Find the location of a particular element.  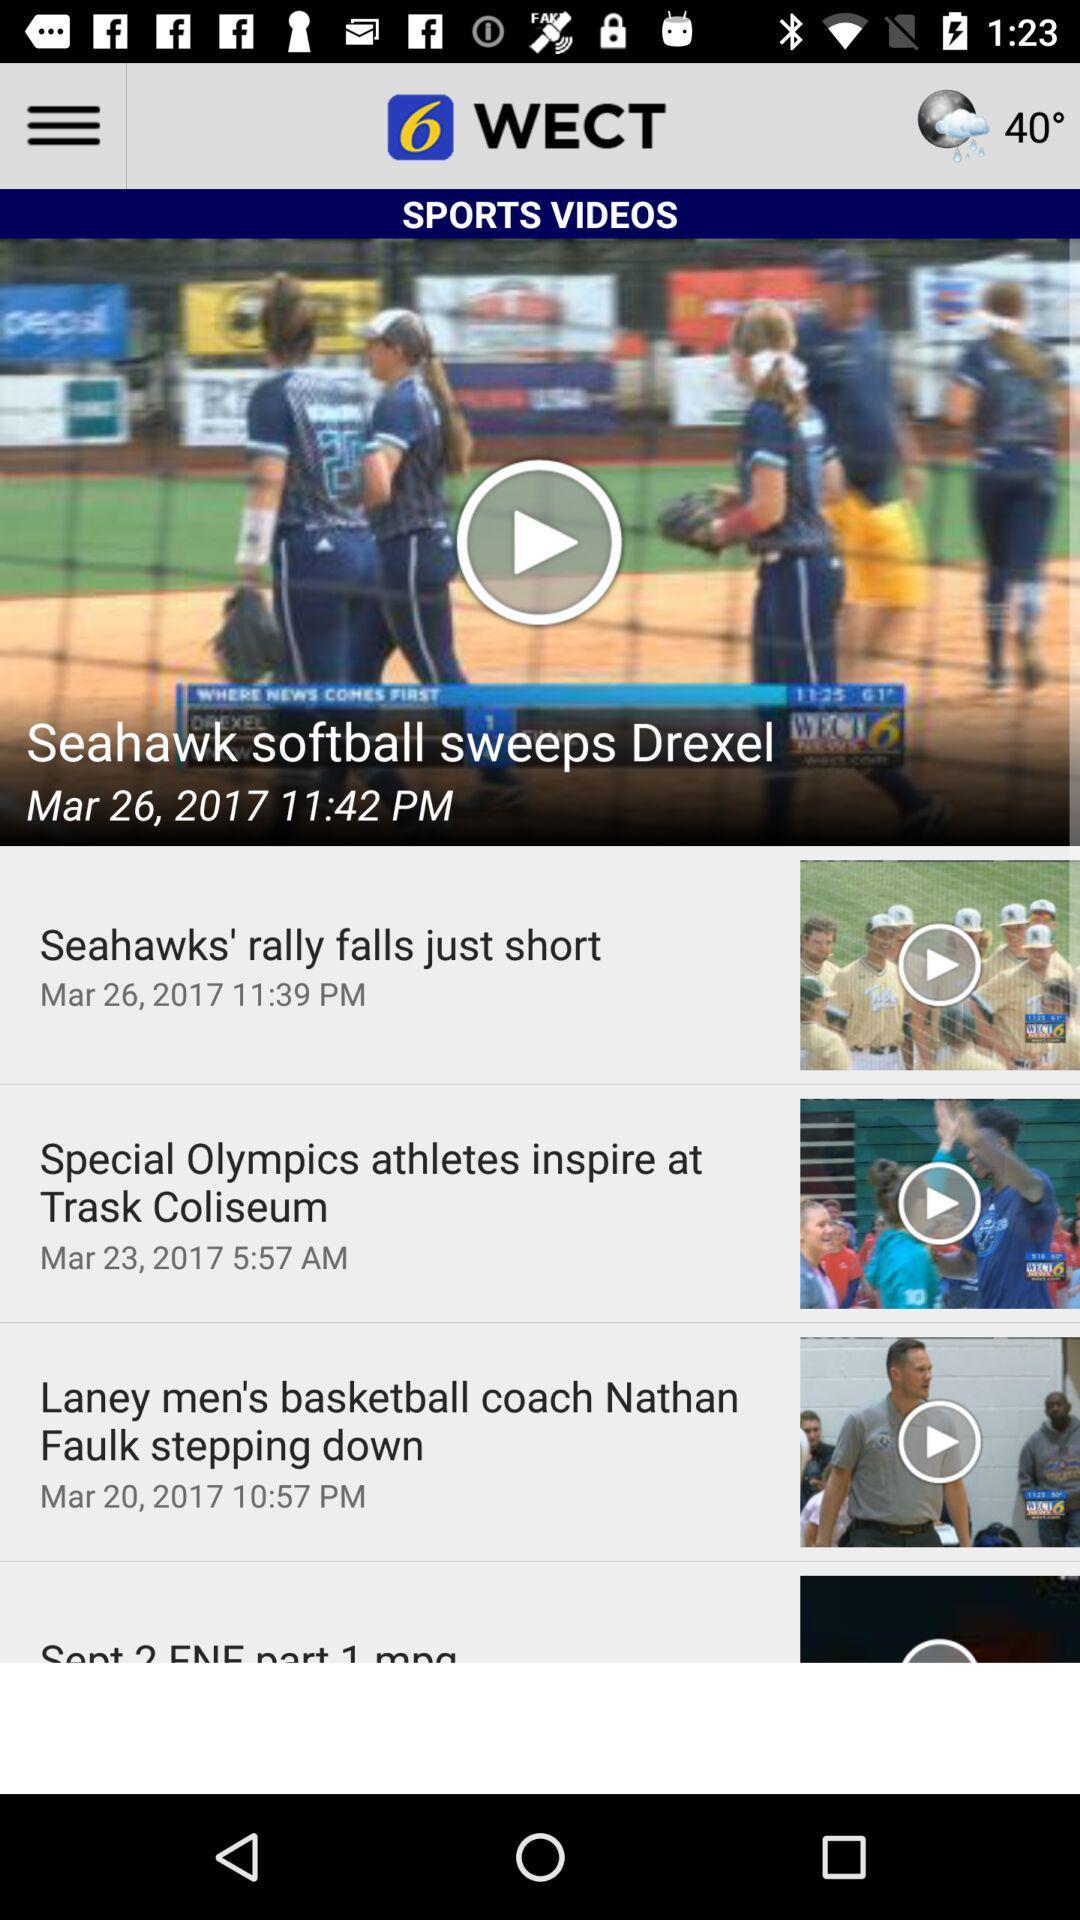

the menu icon is located at coordinates (61, 124).